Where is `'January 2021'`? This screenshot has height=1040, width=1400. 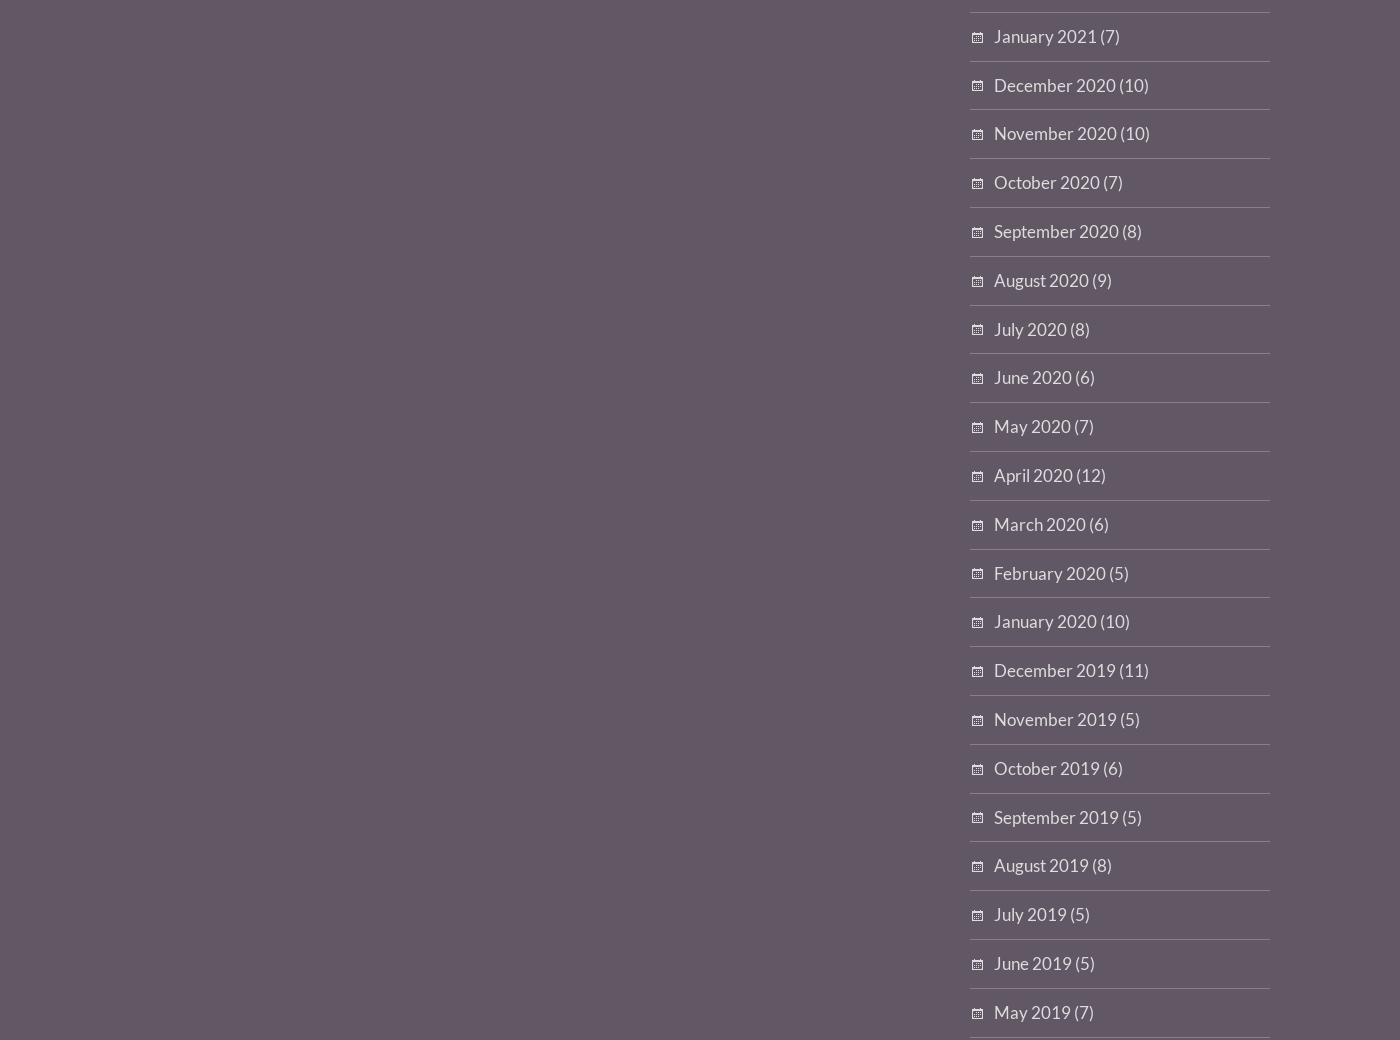 'January 2021' is located at coordinates (994, 34).